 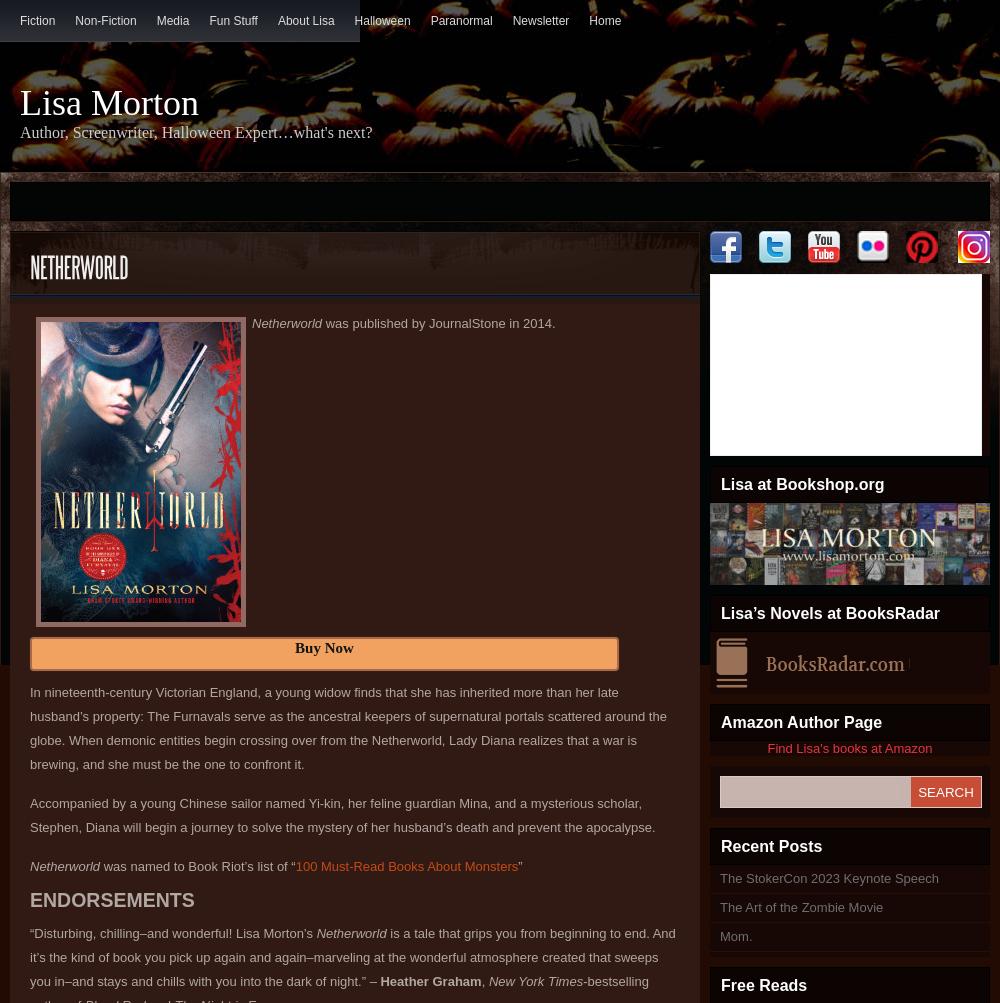 I want to click on 'Accompanied by a young Chinese sailor named Yi-kin, her feline guardian Mina, and a mysterious scholar, Stephen, Diana will begin a journey to solve the mystery of her husband’s death and prevent the apocalypse.', so click(x=341, y=815).